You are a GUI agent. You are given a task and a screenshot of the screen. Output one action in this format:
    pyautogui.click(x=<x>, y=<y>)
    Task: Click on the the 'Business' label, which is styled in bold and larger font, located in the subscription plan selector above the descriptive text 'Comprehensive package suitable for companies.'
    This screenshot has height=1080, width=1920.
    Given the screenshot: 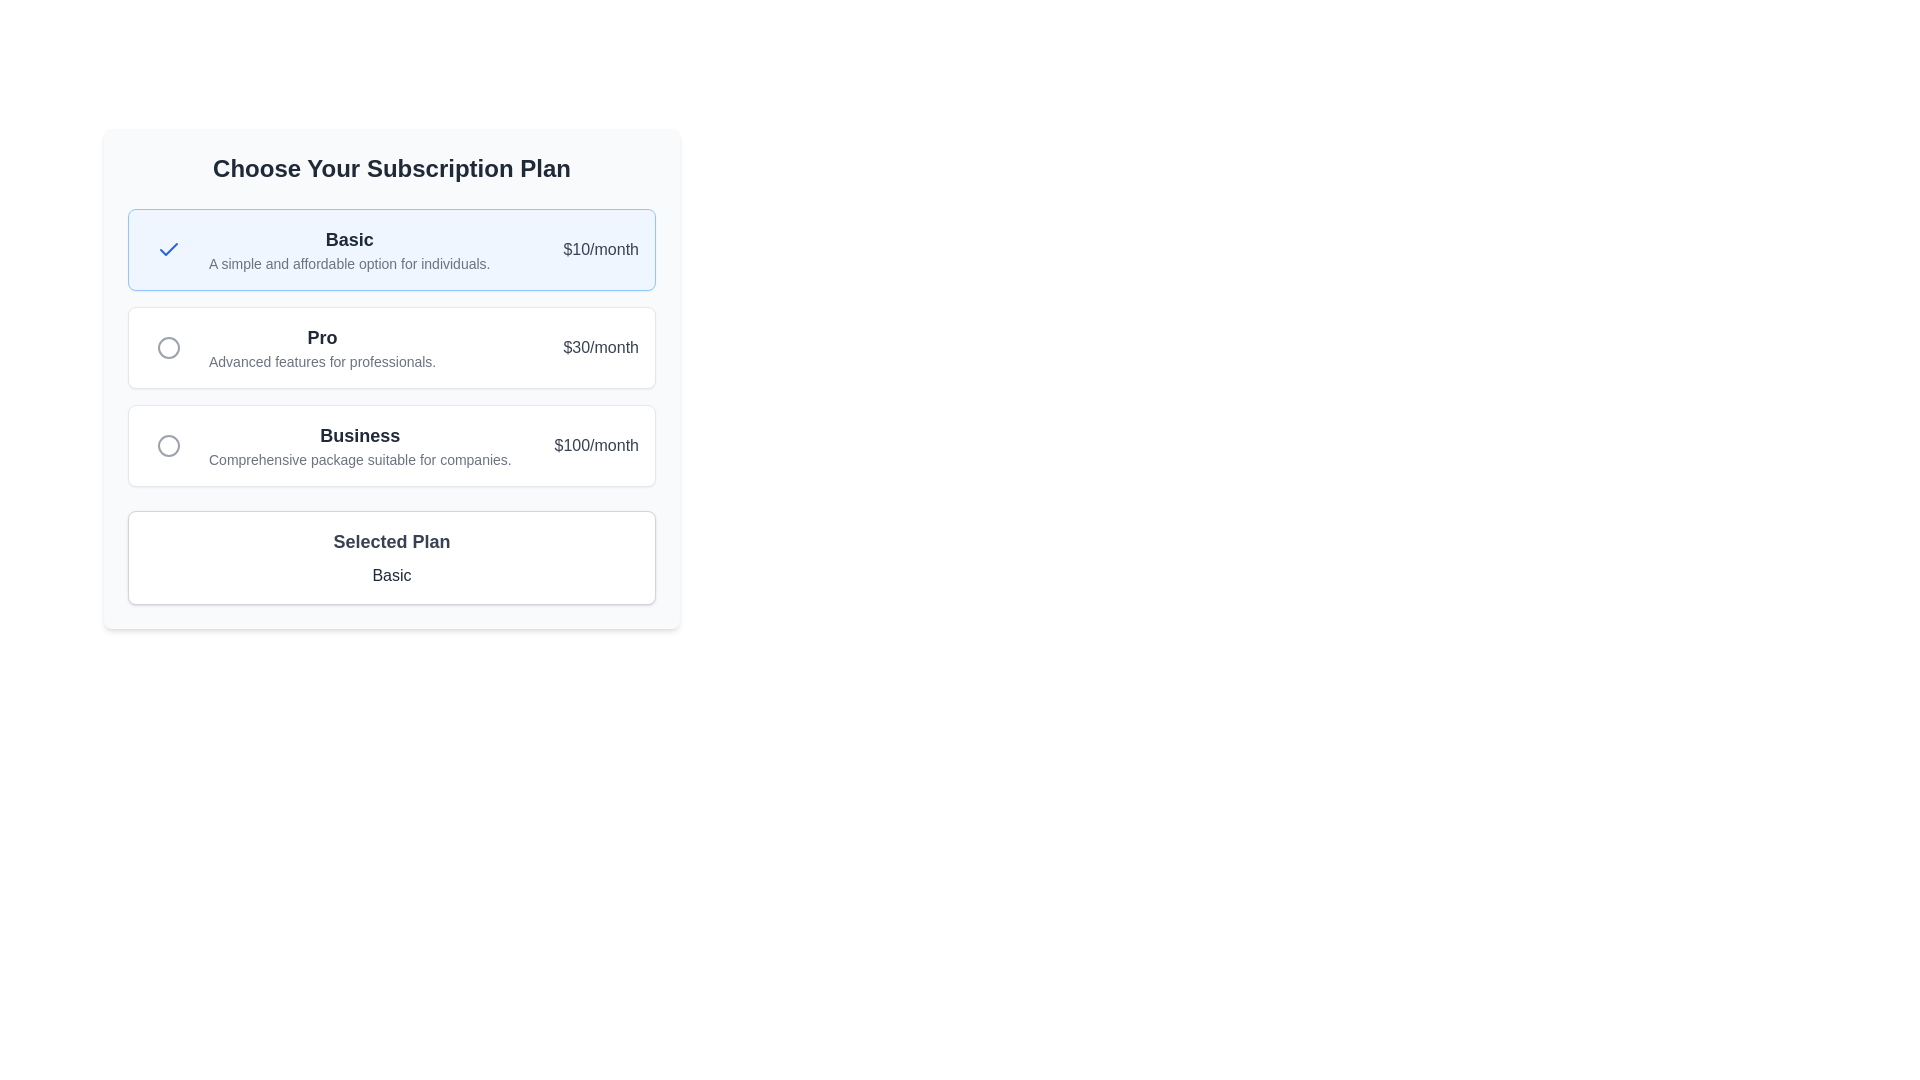 What is the action you would take?
    pyautogui.click(x=360, y=434)
    